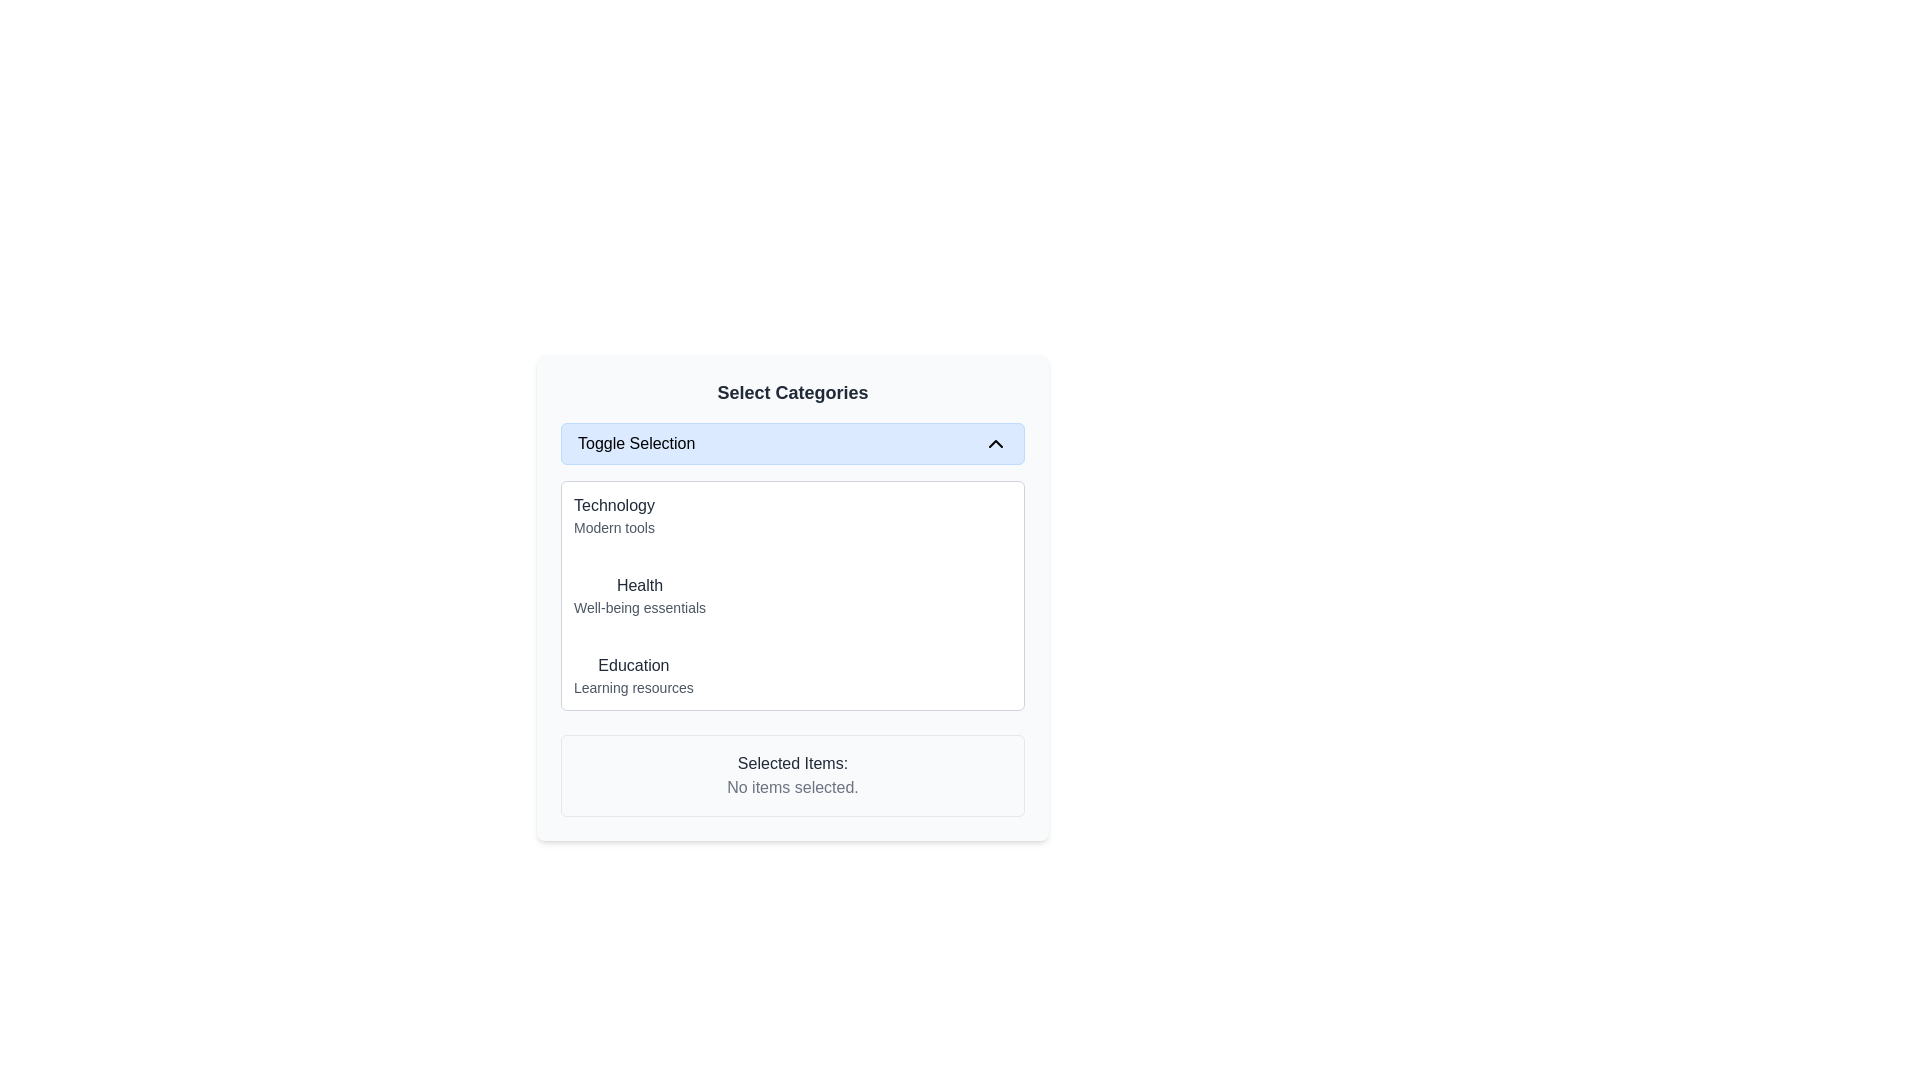 The height and width of the screenshot is (1080, 1920). Describe the element at coordinates (638, 585) in the screenshot. I see `the non-interactive category label located in the second slot of the vertical list within the 'Select Categories' panel, positioned between 'Technology' and 'Well-being essentials'` at that location.